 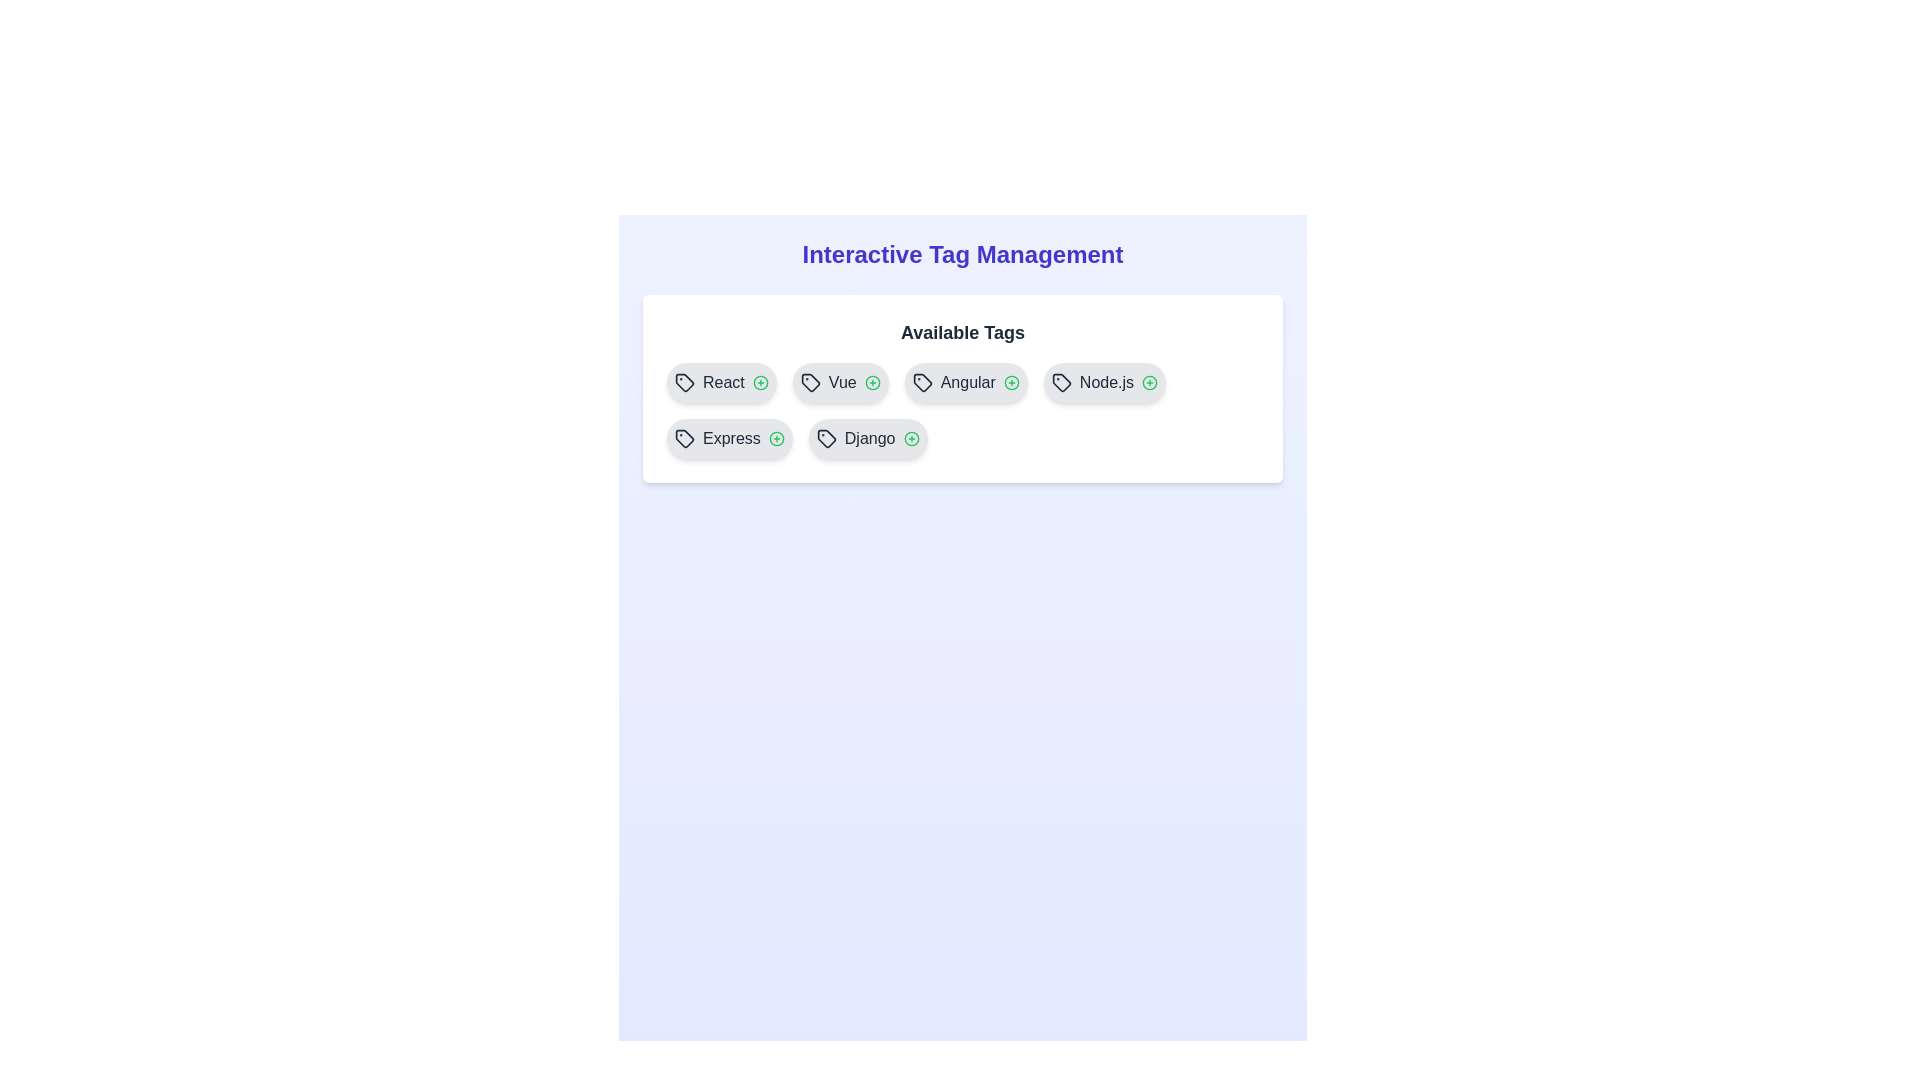 What do you see at coordinates (720, 382) in the screenshot?
I see `the rounded button labeled 'React' with a light grey background` at bounding box center [720, 382].